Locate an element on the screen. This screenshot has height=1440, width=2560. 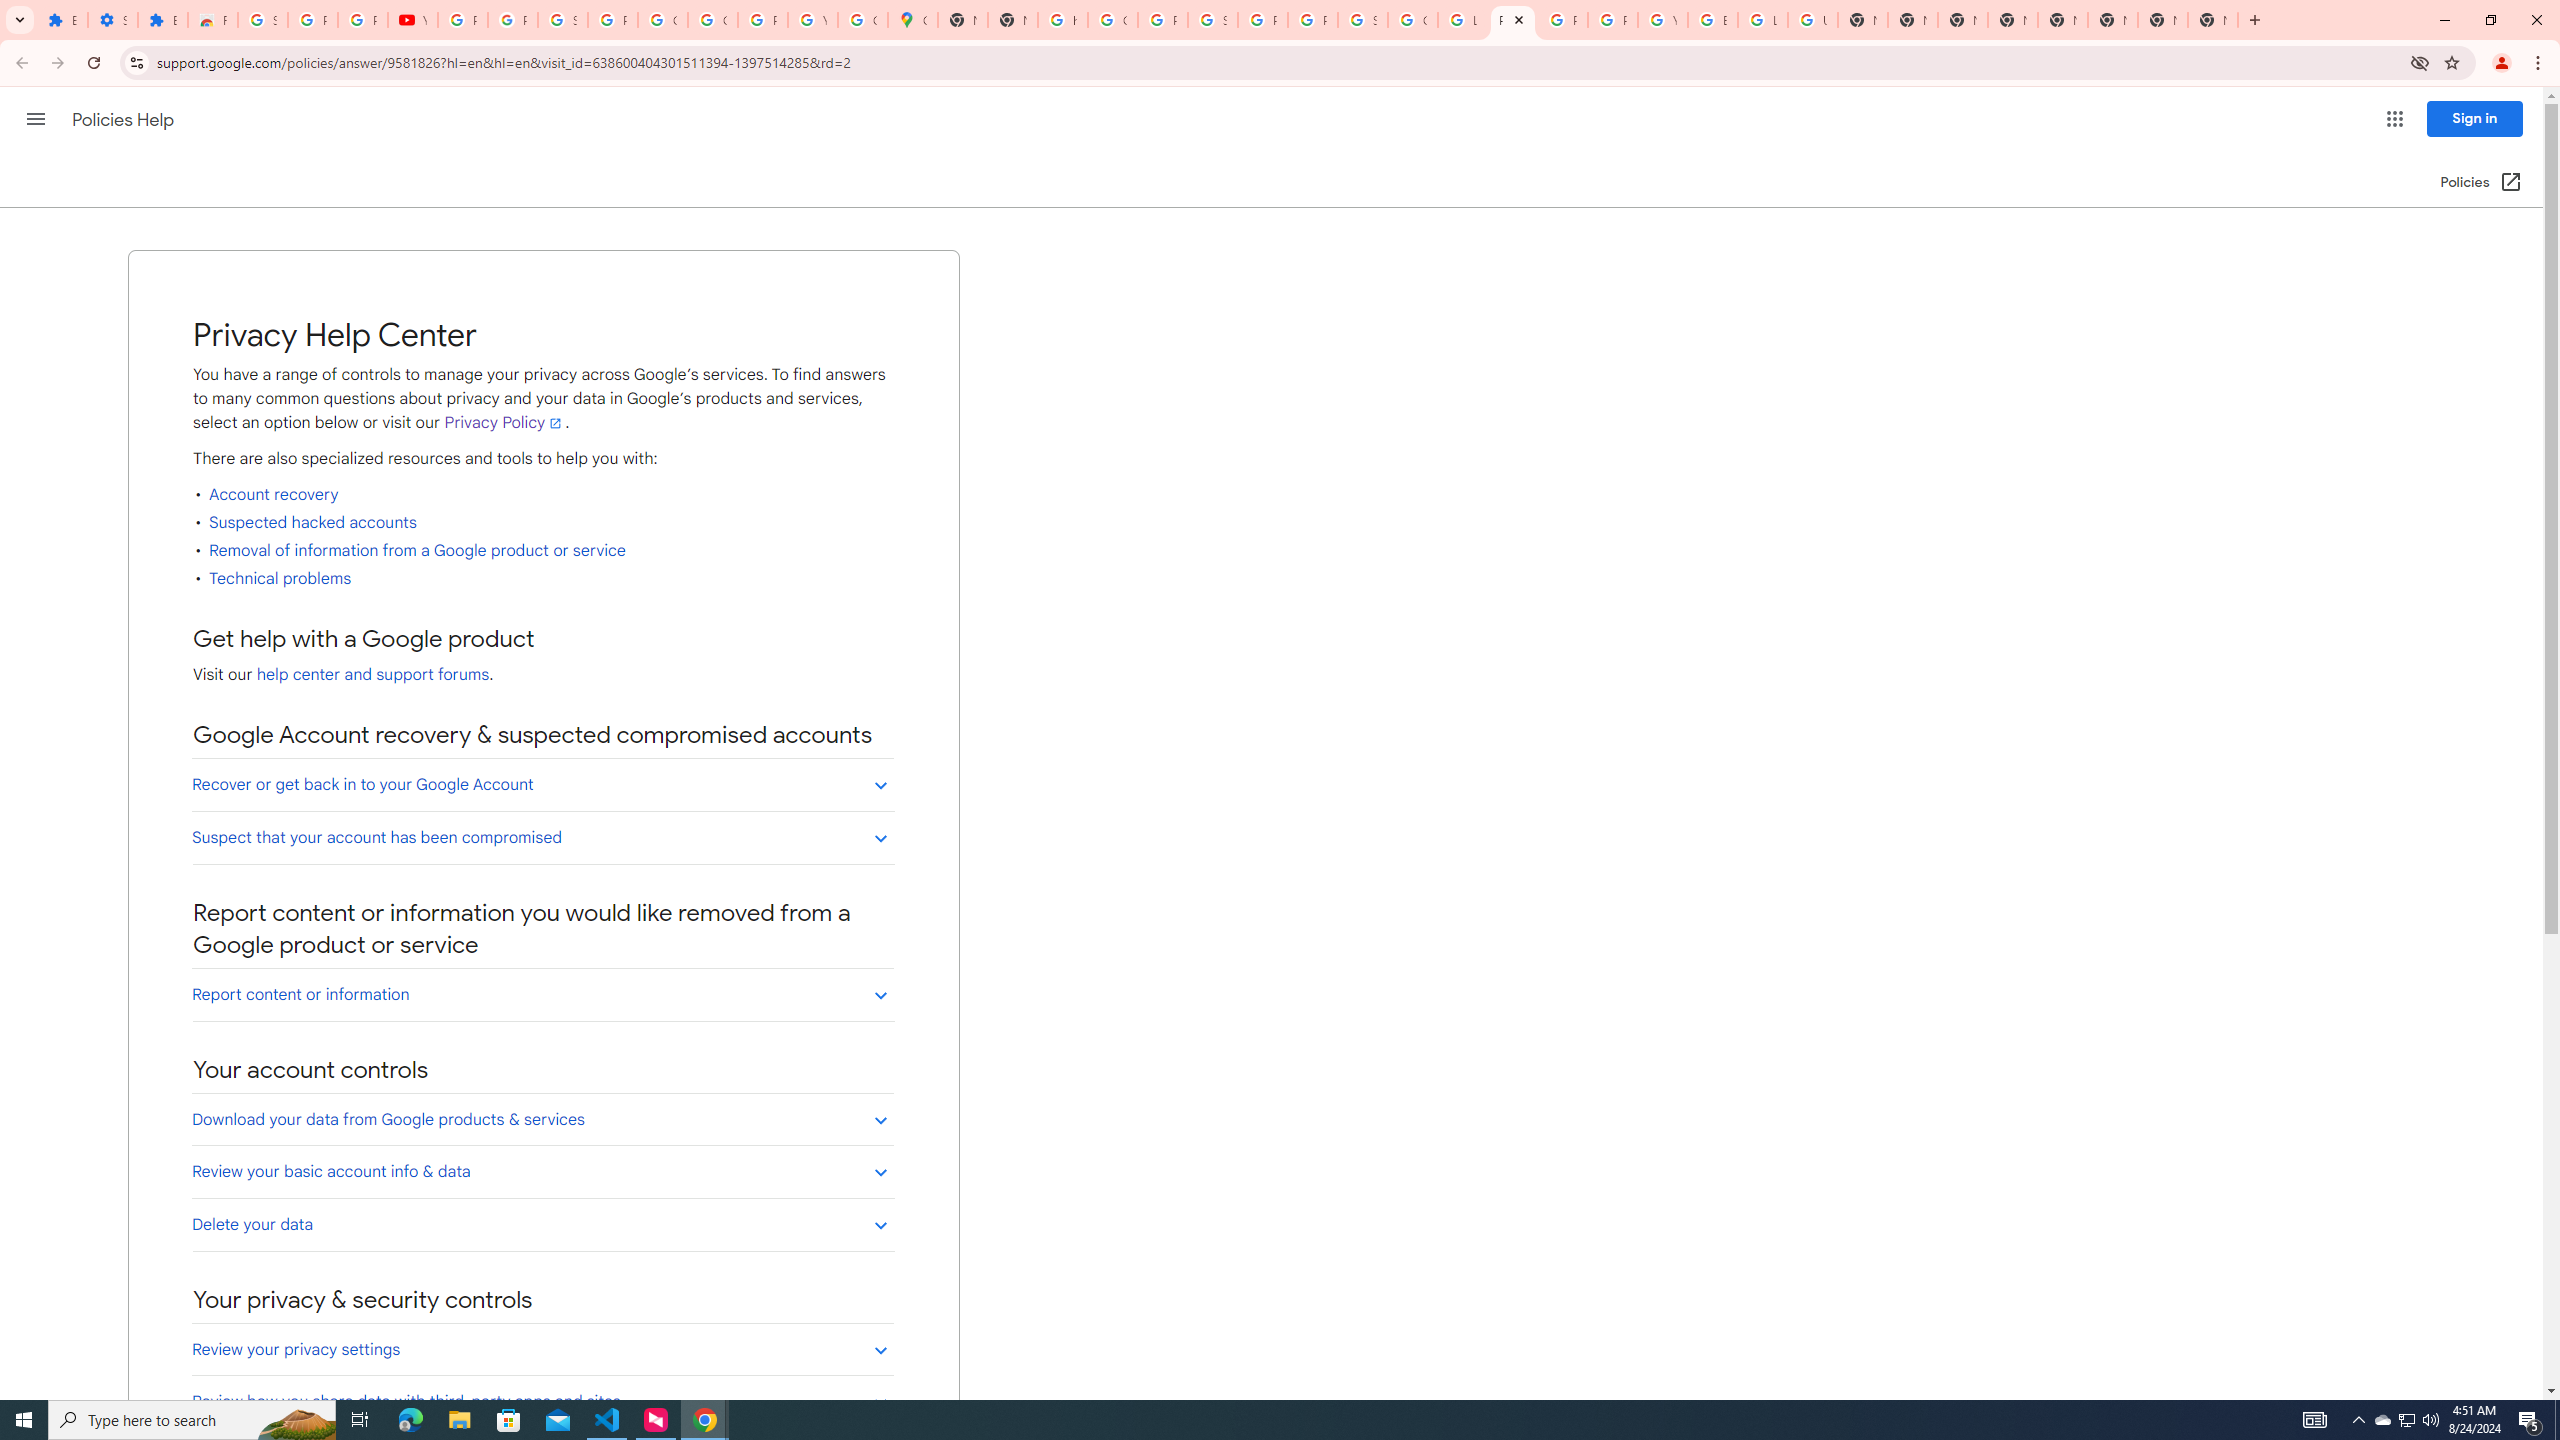
'Removal of information from a Google product or service' is located at coordinates (417, 551).